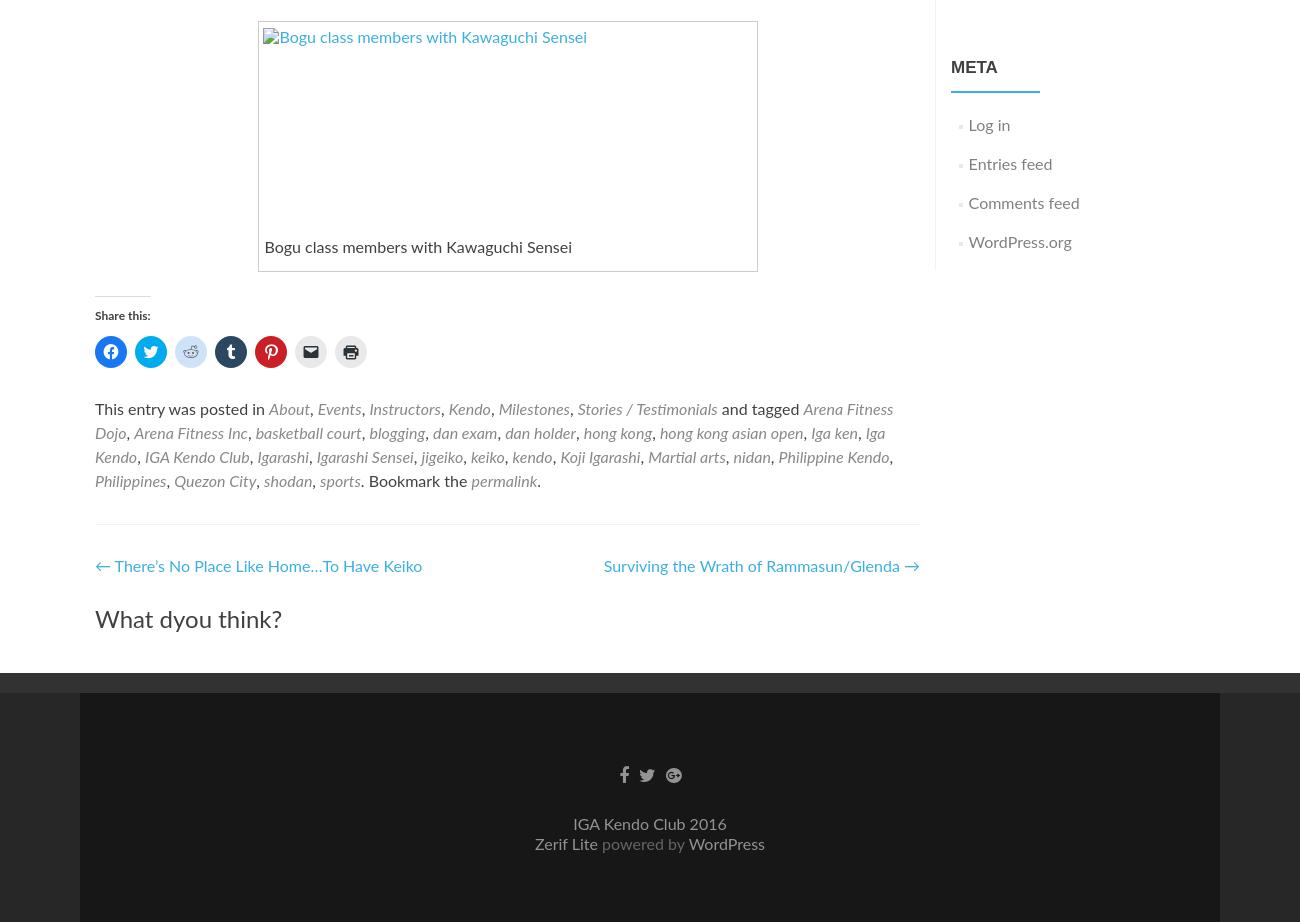 This screenshot has height=922, width=1300. What do you see at coordinates (188, 620) in the screenshot?
I see `'What dyou think?'` at bounding box center [188, 620].